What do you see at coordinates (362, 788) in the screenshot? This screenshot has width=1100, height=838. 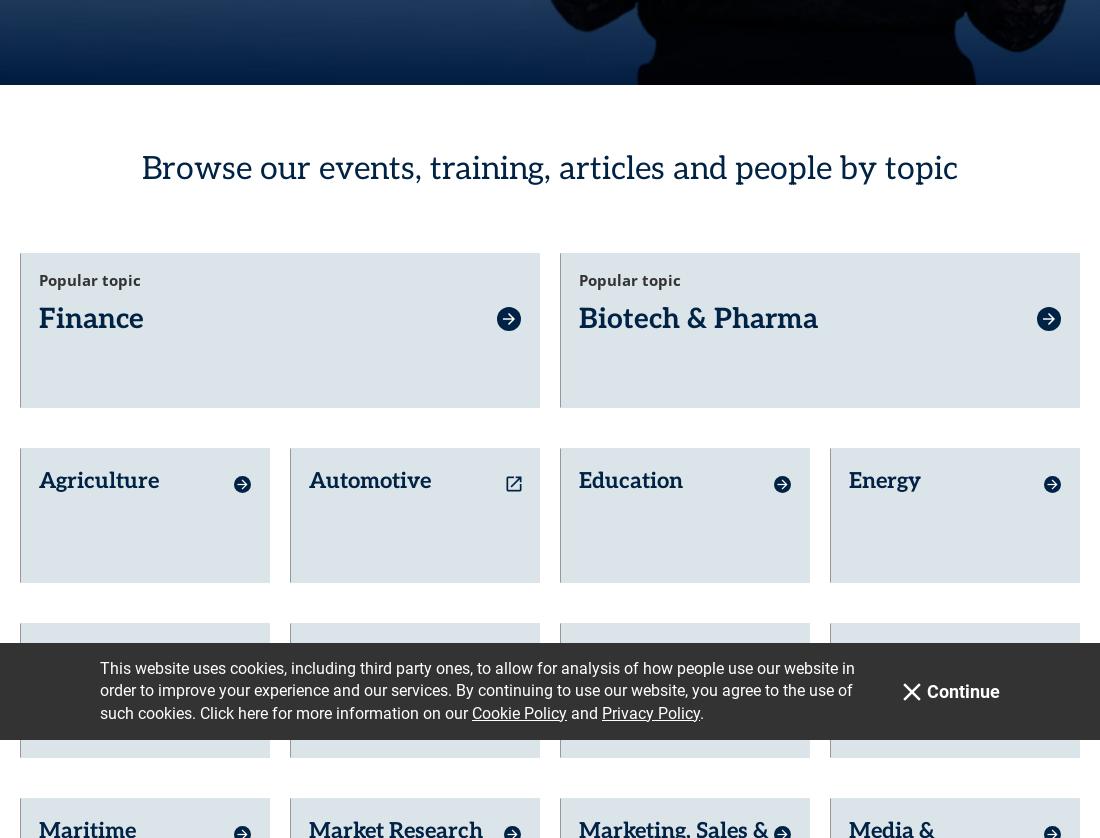 I see `'Security & Defence'` at bounding box center [362, 788].